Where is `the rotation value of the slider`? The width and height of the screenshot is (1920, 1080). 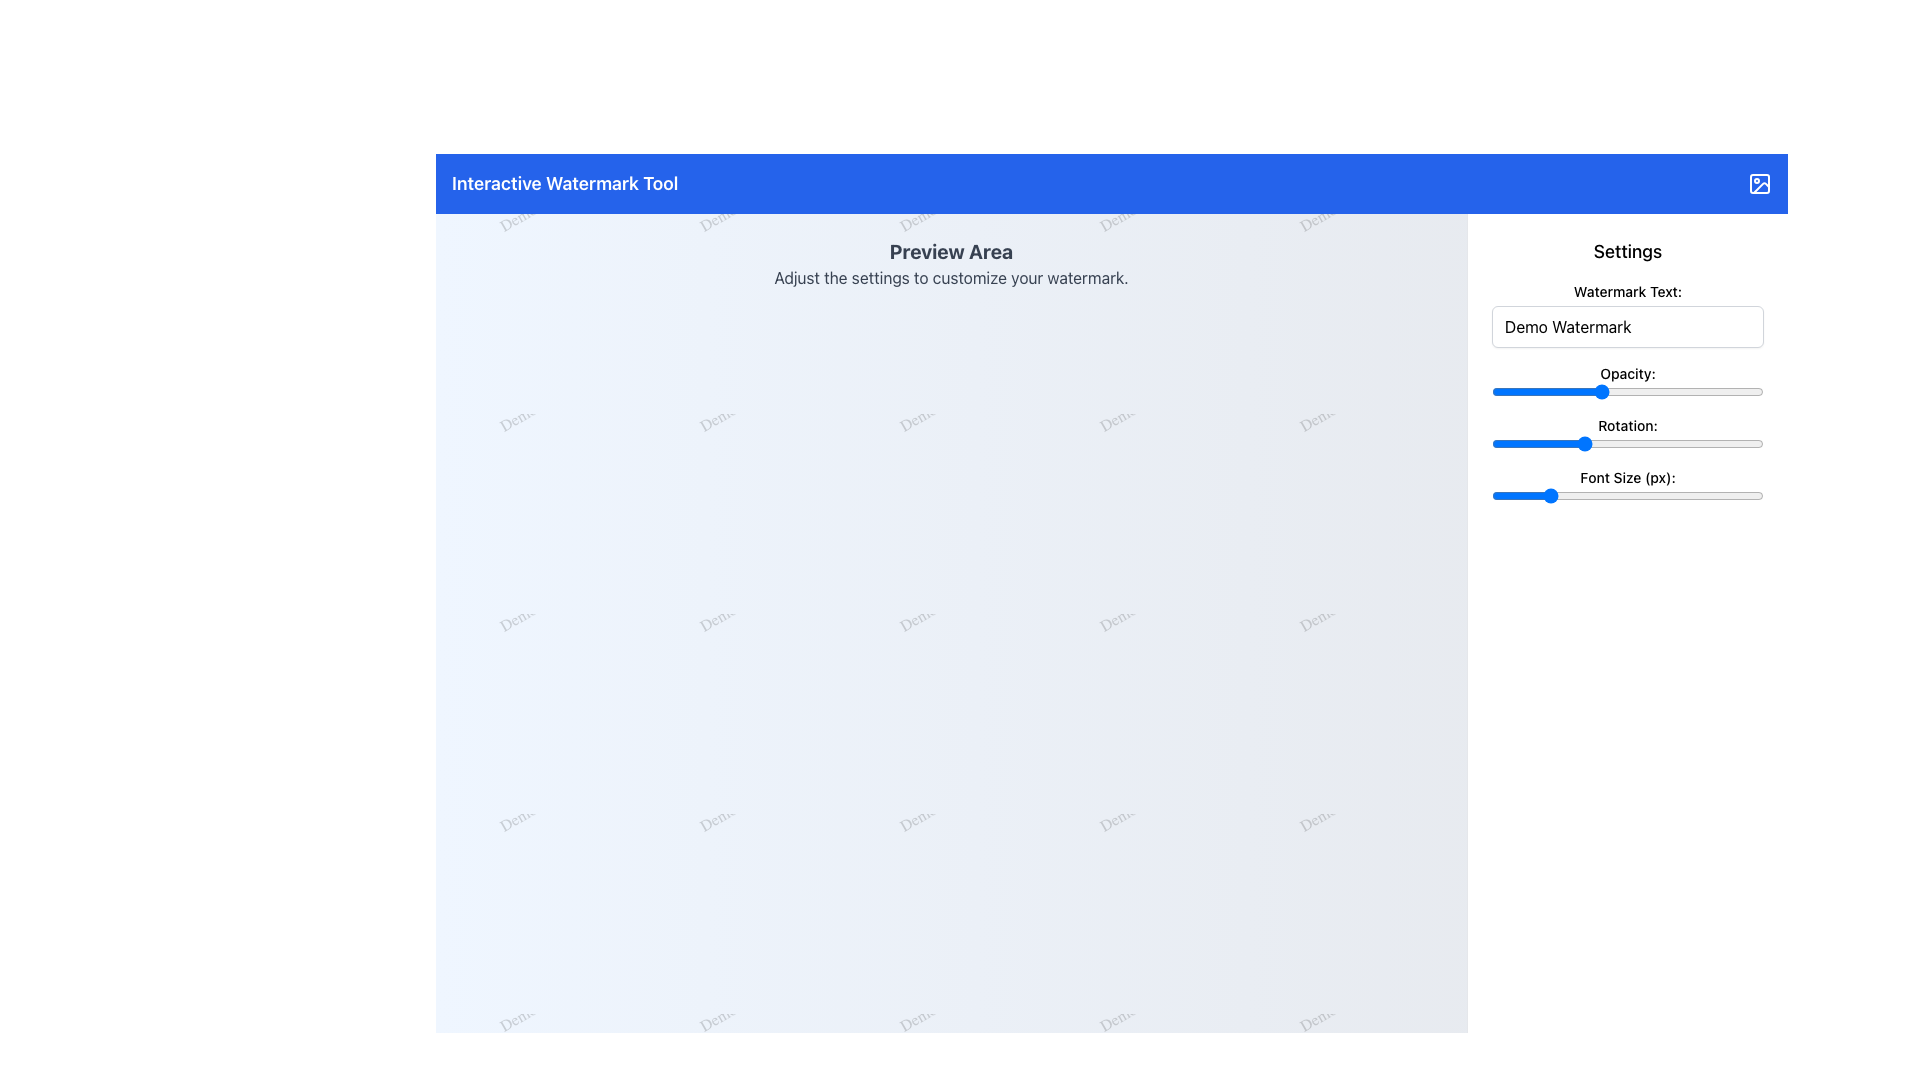
the rotation value of the slider is located at coordinates (1505, 442).